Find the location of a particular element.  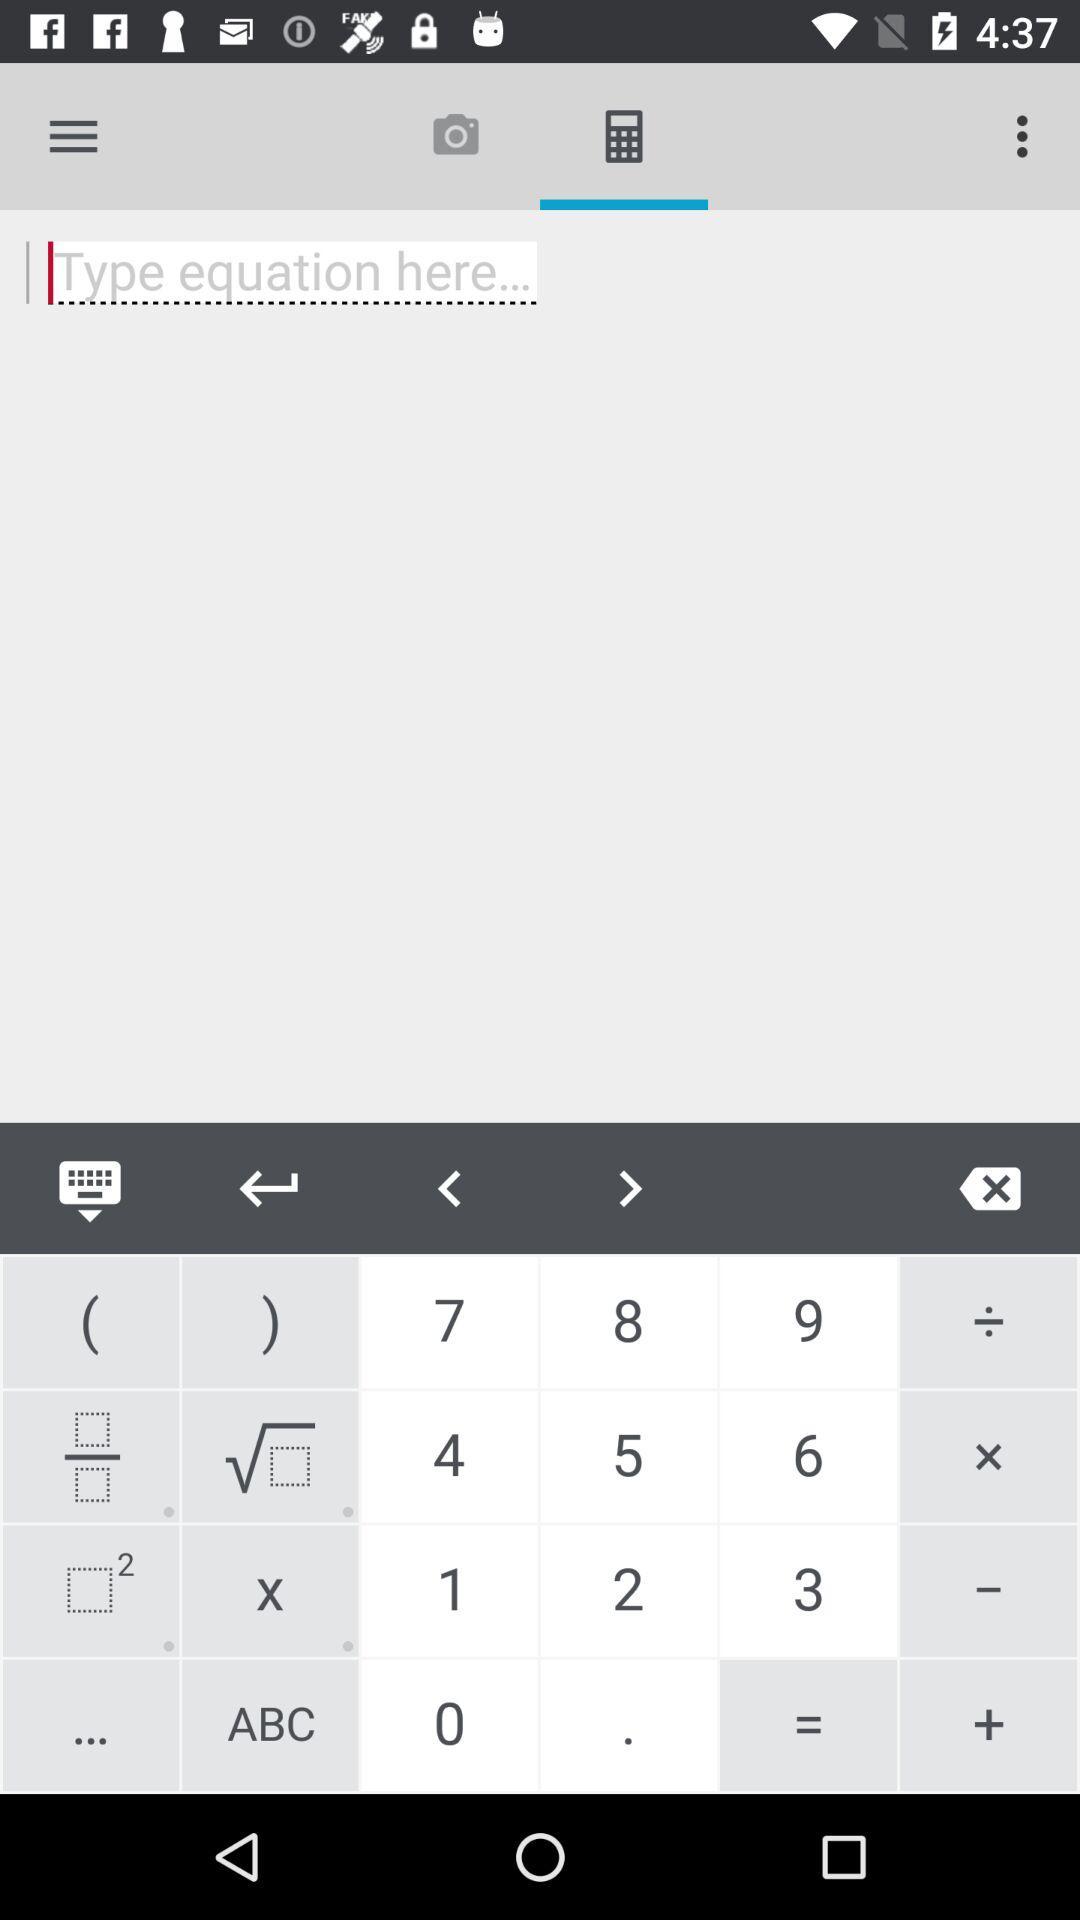

open keyboard is located at coordinates (88, 1188).